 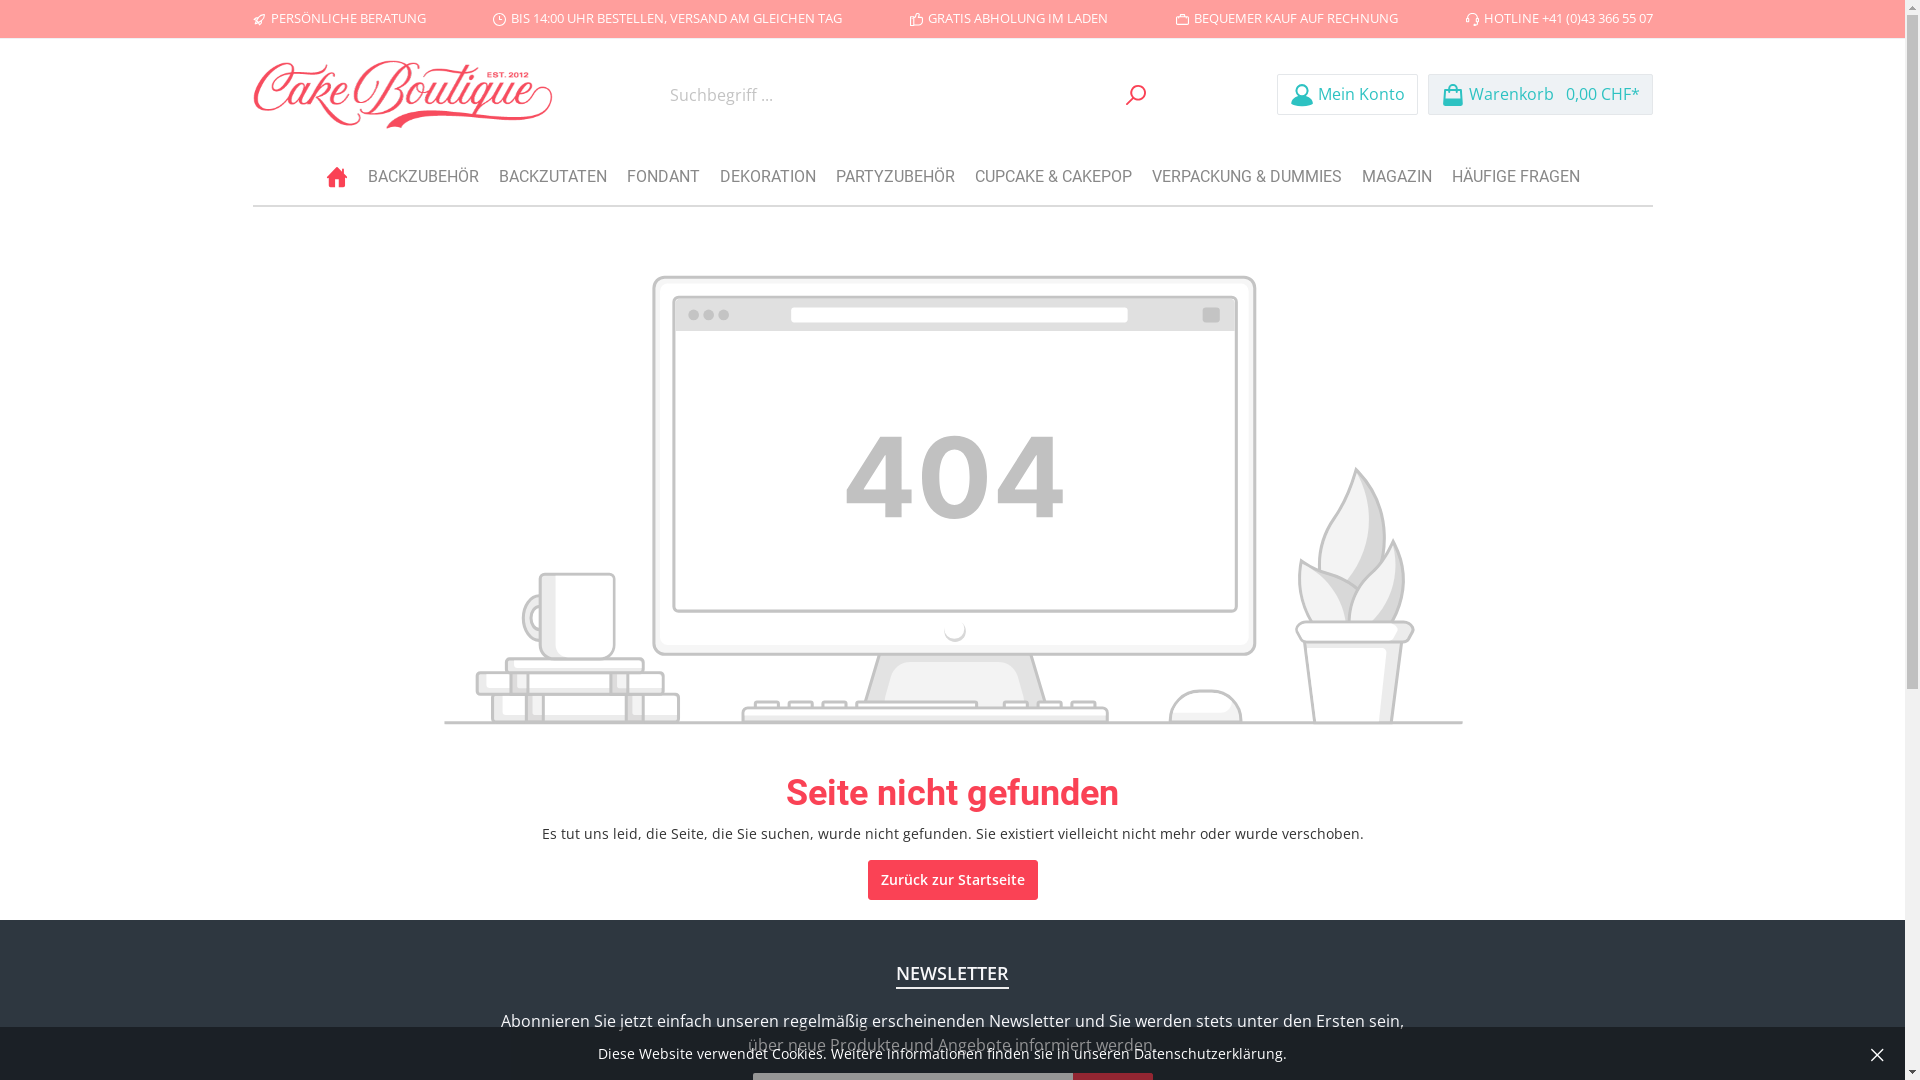 What do you see at coordinates (1539, 94) in the screenshot?
I see `'Warenkorb 0,00 CHF*'` at bounding box center [1539, 94].